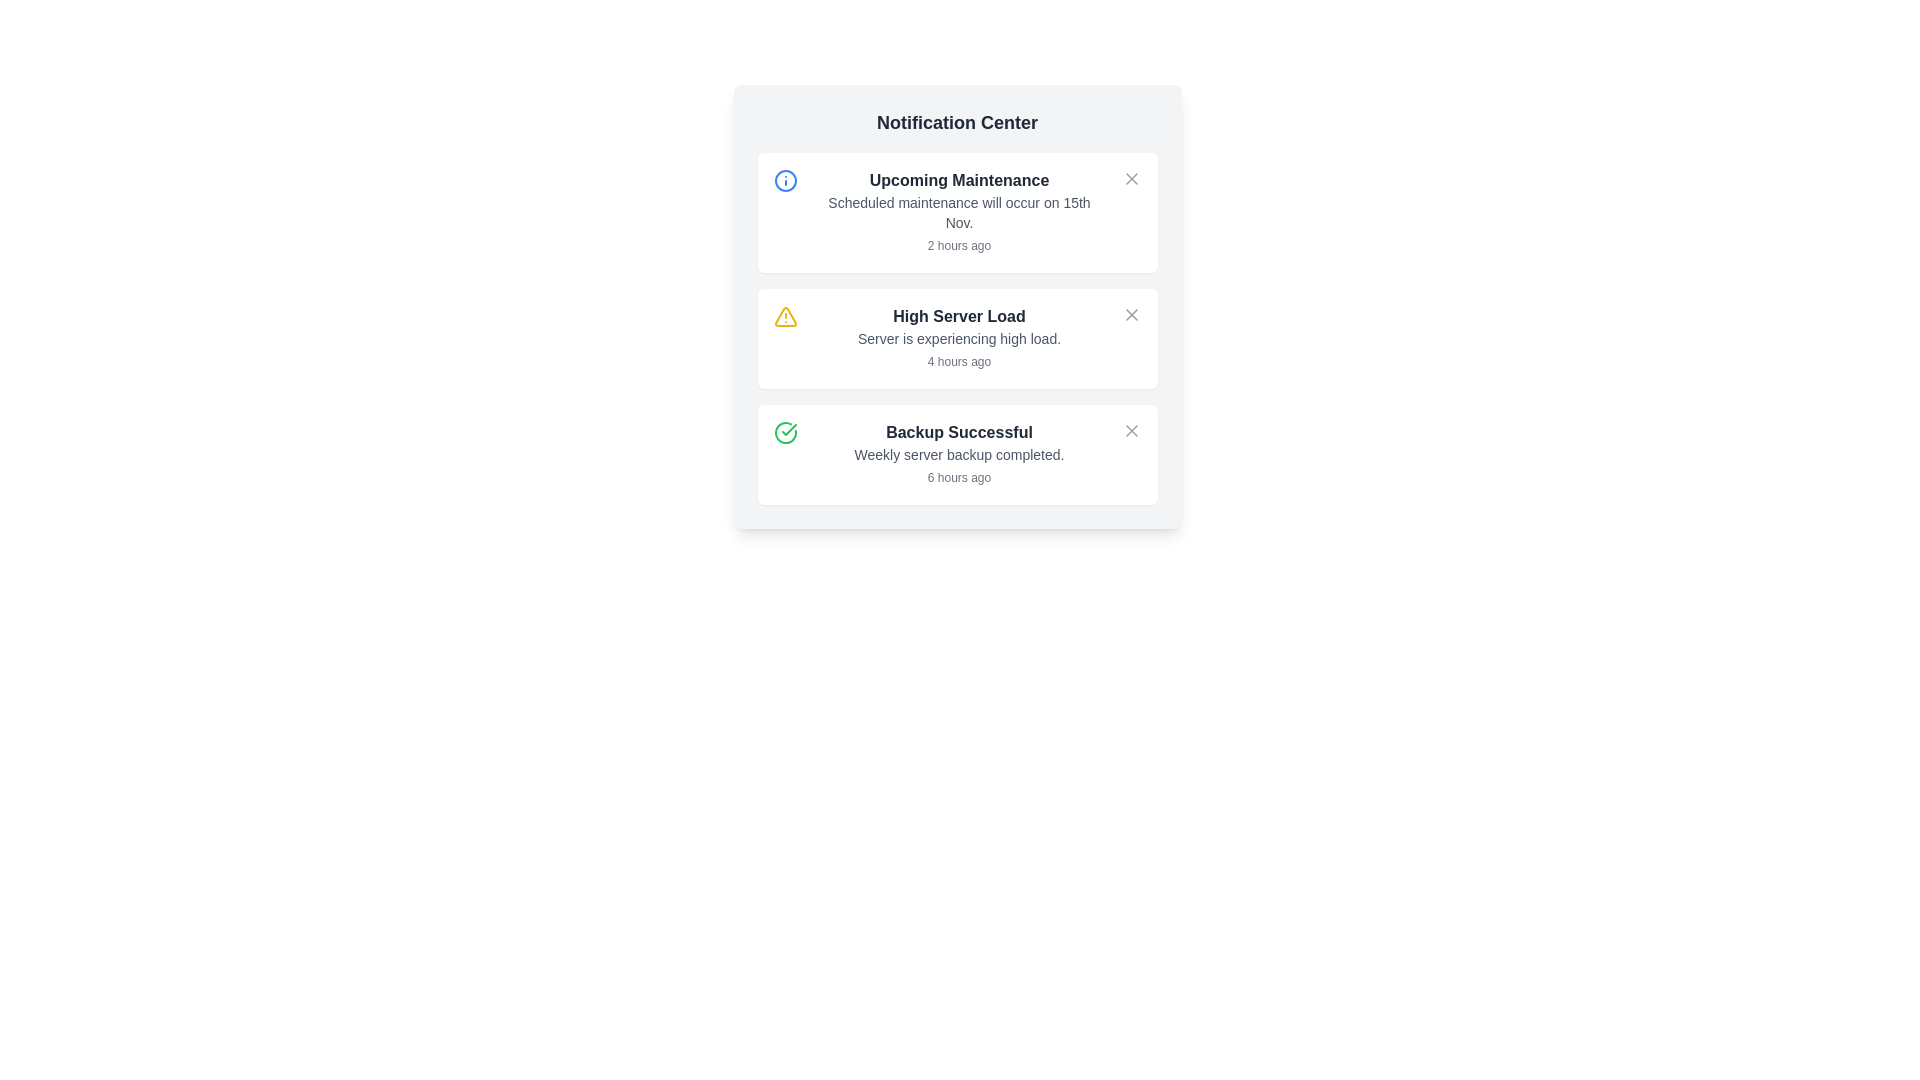 This screenshot has width=1920, height=1080. What do you see at coordinates (1131, 315) in the screenshot?
I see `the close icon in the middle notification card titled 'High Server Load', which is positioned on the far right and vertically centered within the card` at bounding box center [1131, 315].